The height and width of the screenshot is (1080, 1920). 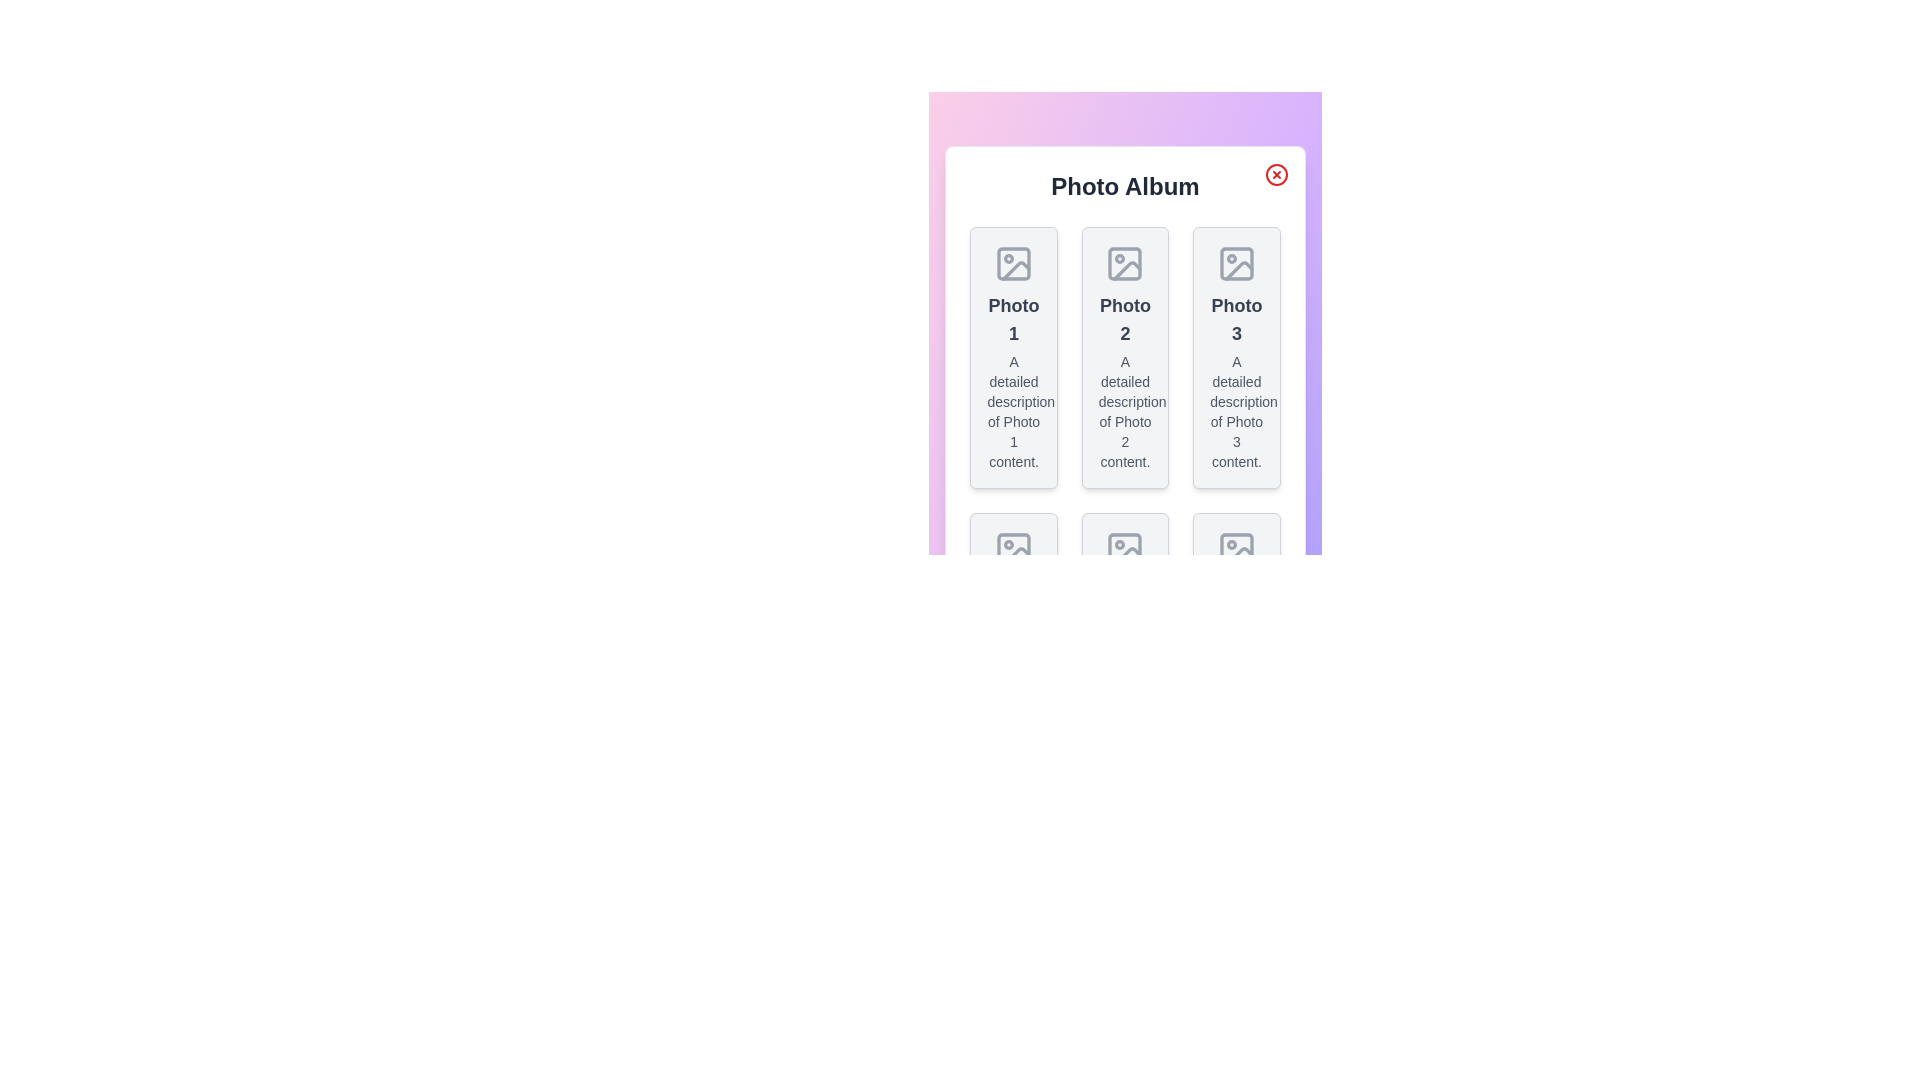 What do you see at coordinates (1275, 173) in the screenshot?
I see `the close button at the top-right corner of the dialog` at bounding box center [1275, 173].